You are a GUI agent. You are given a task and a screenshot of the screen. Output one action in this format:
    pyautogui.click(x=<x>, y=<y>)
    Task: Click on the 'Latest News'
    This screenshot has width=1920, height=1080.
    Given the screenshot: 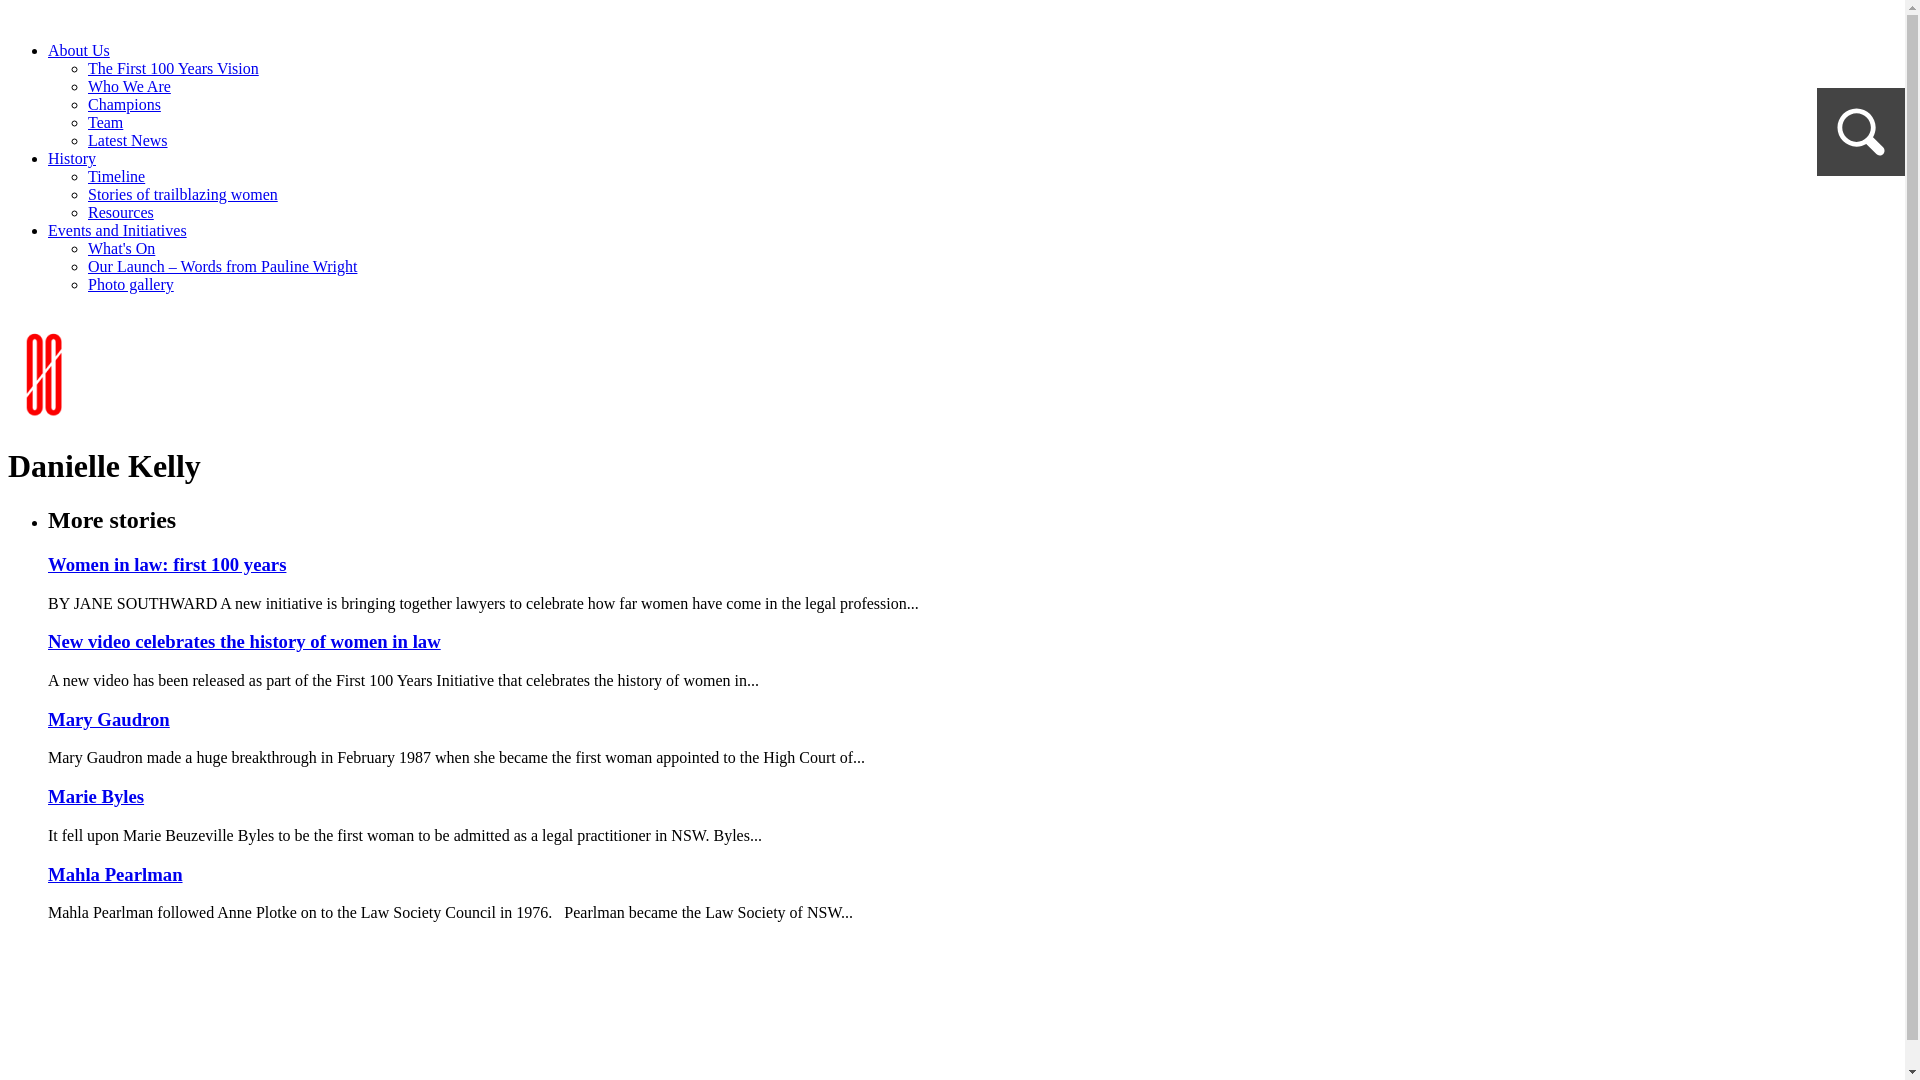 What is the action you would take?
    pyautogui.click(x=127, y=139)
    